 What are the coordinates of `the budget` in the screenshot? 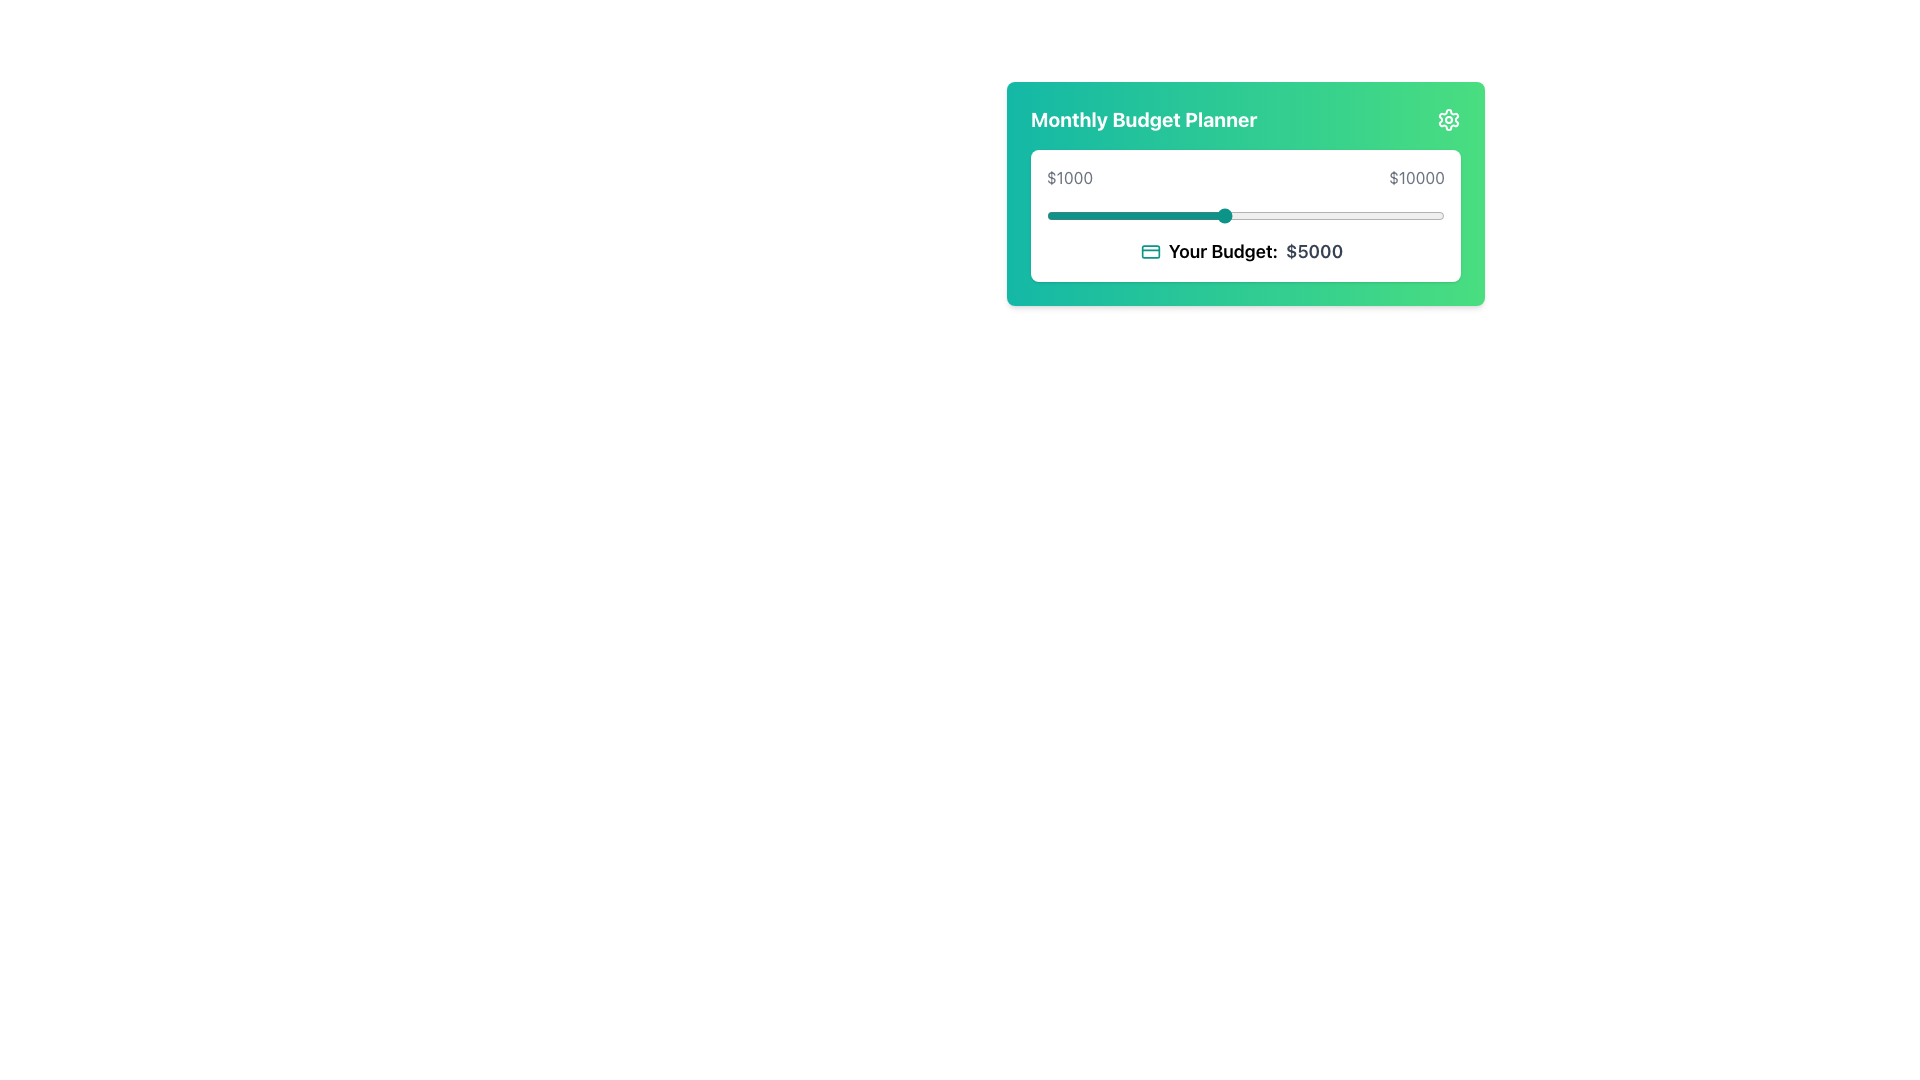 It's located at (1291, 216).